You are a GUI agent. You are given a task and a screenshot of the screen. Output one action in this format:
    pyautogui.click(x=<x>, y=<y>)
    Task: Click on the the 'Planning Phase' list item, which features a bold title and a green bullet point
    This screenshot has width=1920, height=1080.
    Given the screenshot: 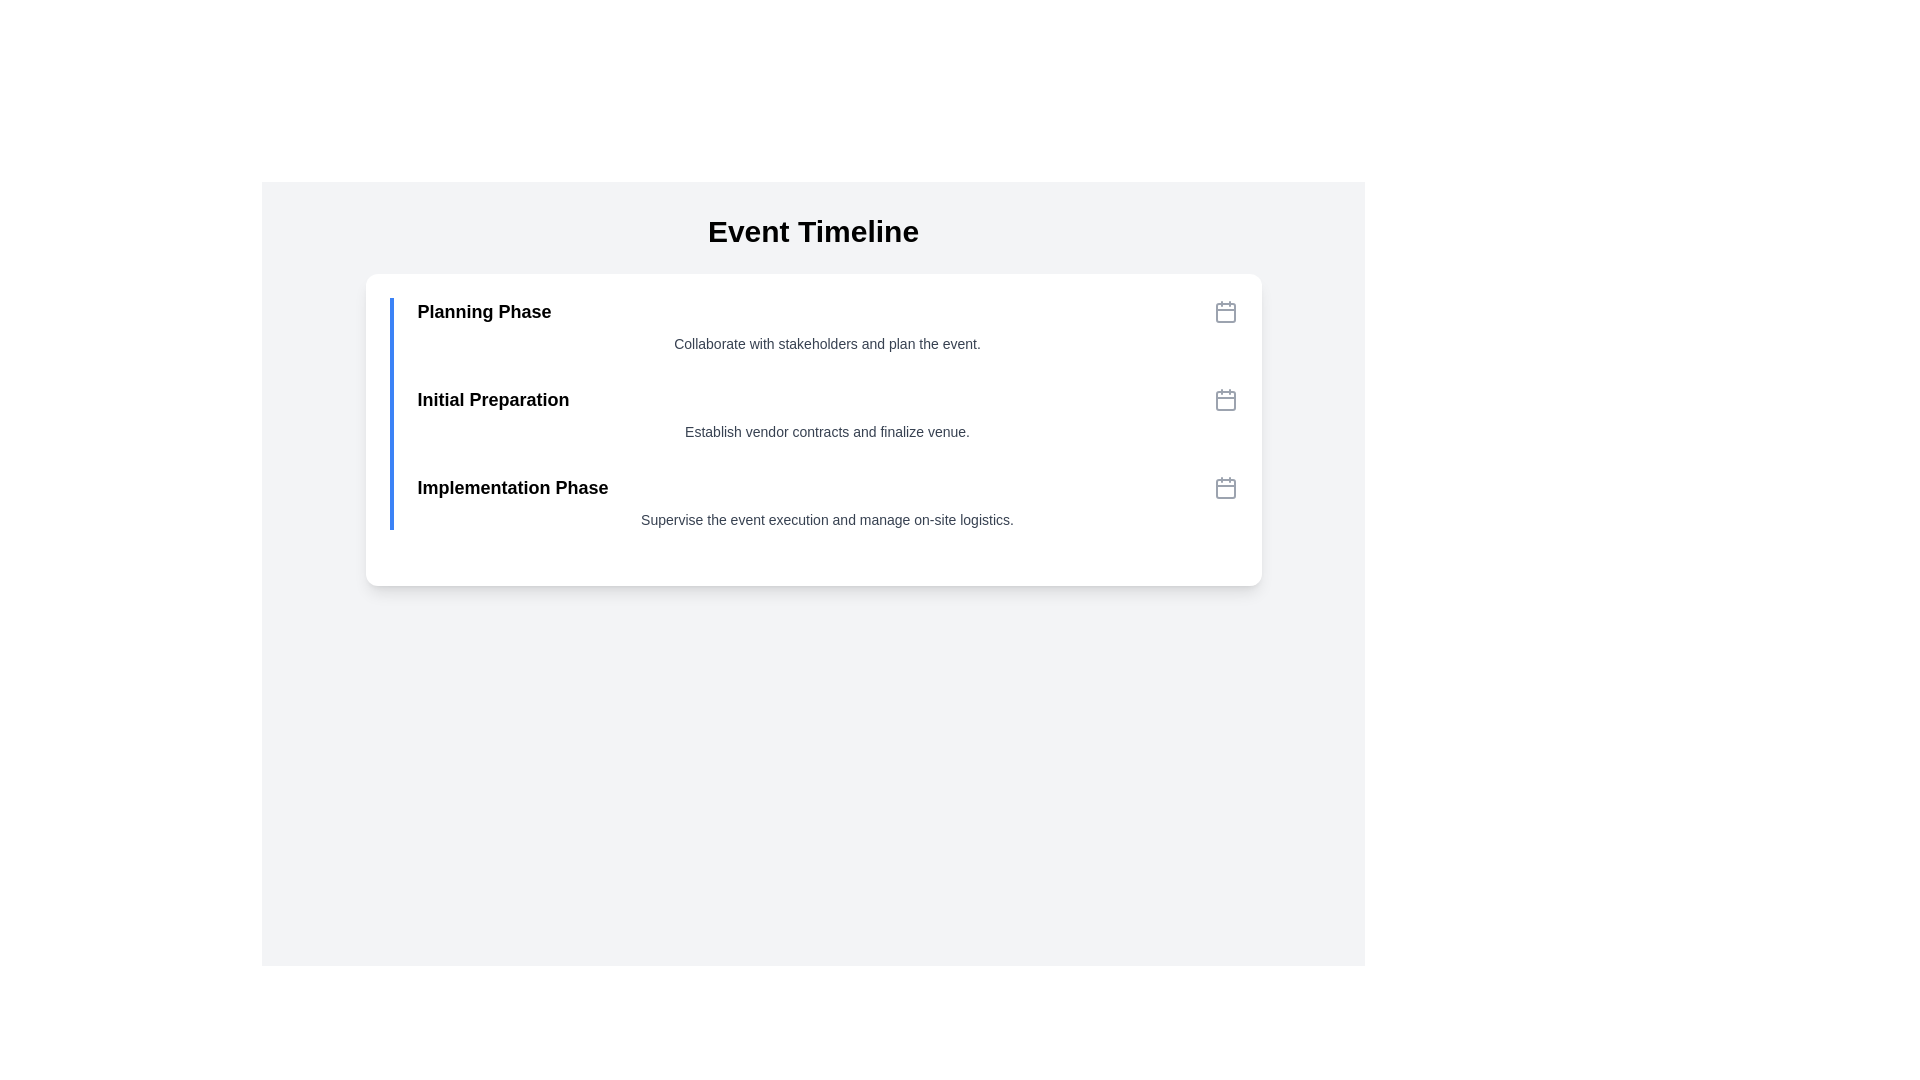 What is the action you would take?
    pyautogui.click(x=815, y=325)
    